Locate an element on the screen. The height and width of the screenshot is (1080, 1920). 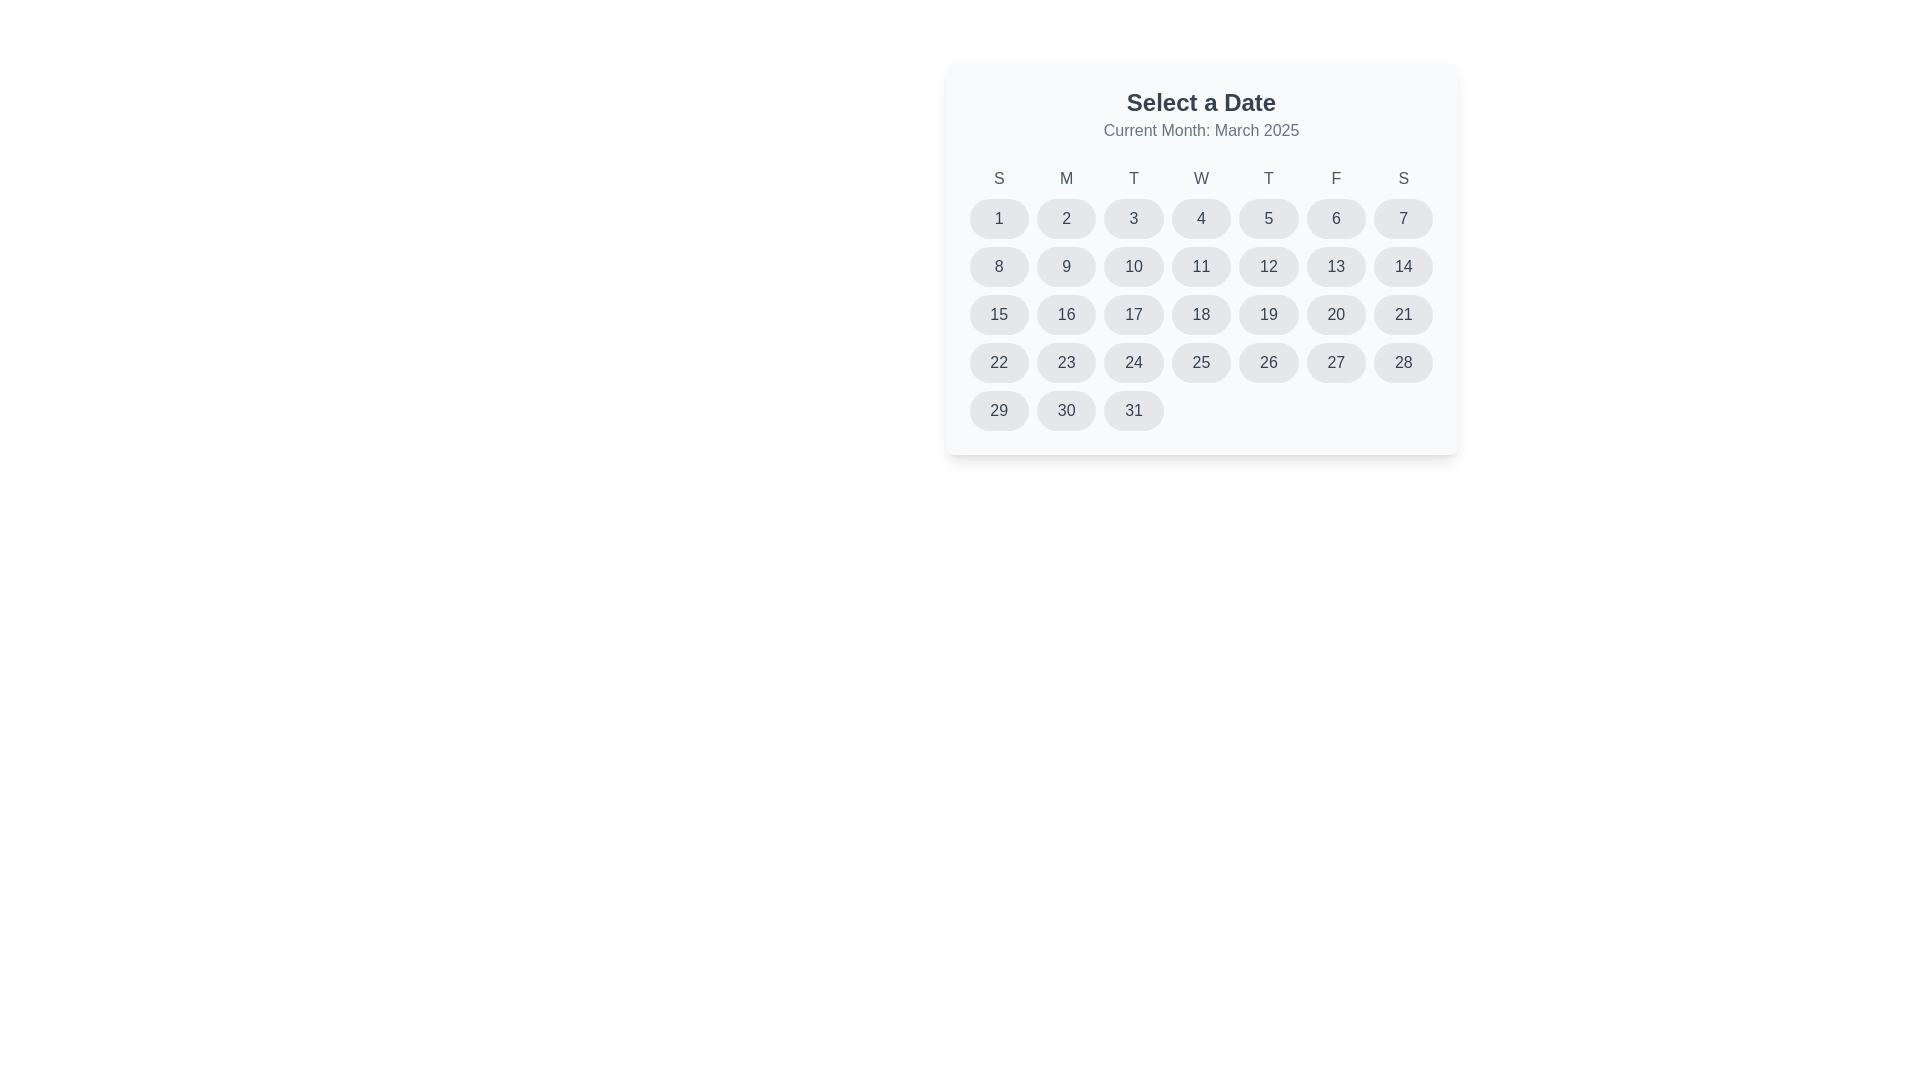
the rounded button labeled '7' with a gray background located in the top-right area of the calendar grid is located at coordinates (1402, 219).